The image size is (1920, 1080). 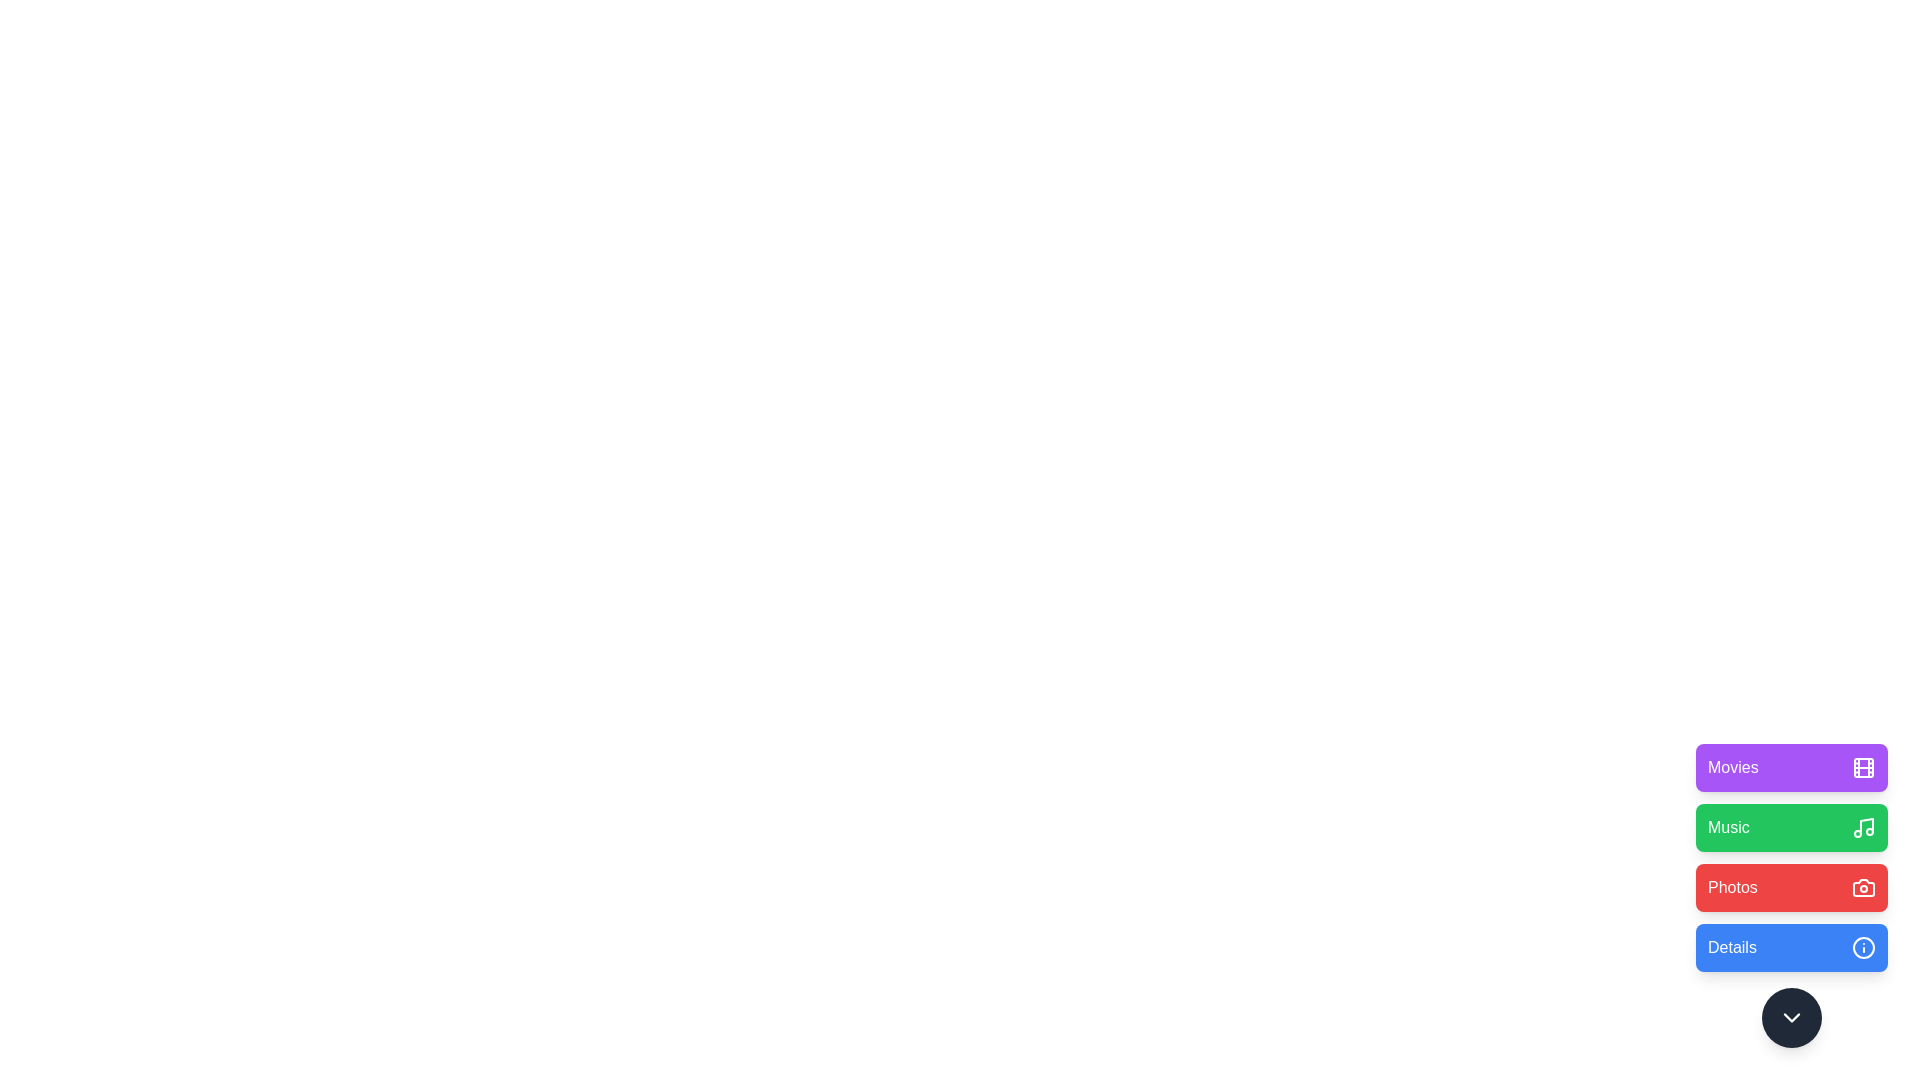 I want to click on the 'Photos' button, so click(x=1791, y=886).